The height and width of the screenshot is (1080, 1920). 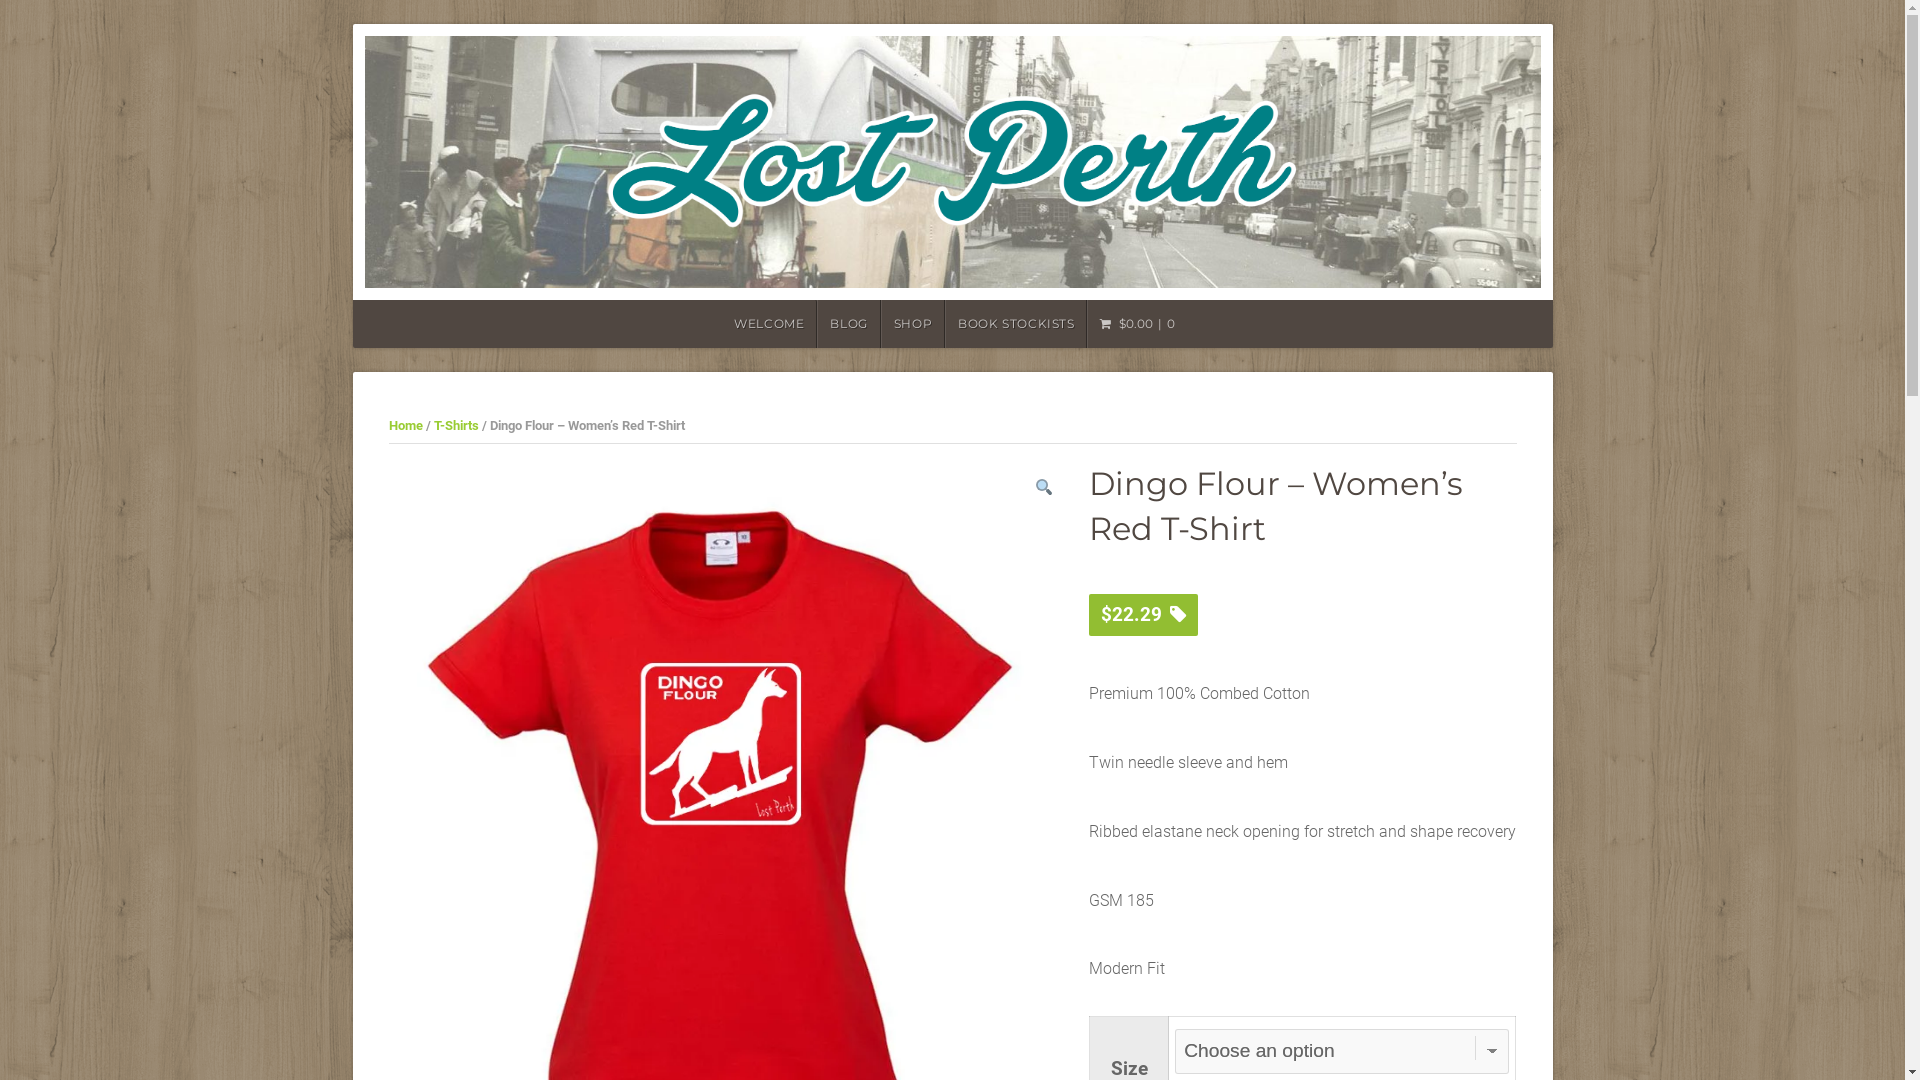 What do you see at coordinates (848, 323) in the screenshot?
I see `'BLOG'` at bounding box center [848, 323].